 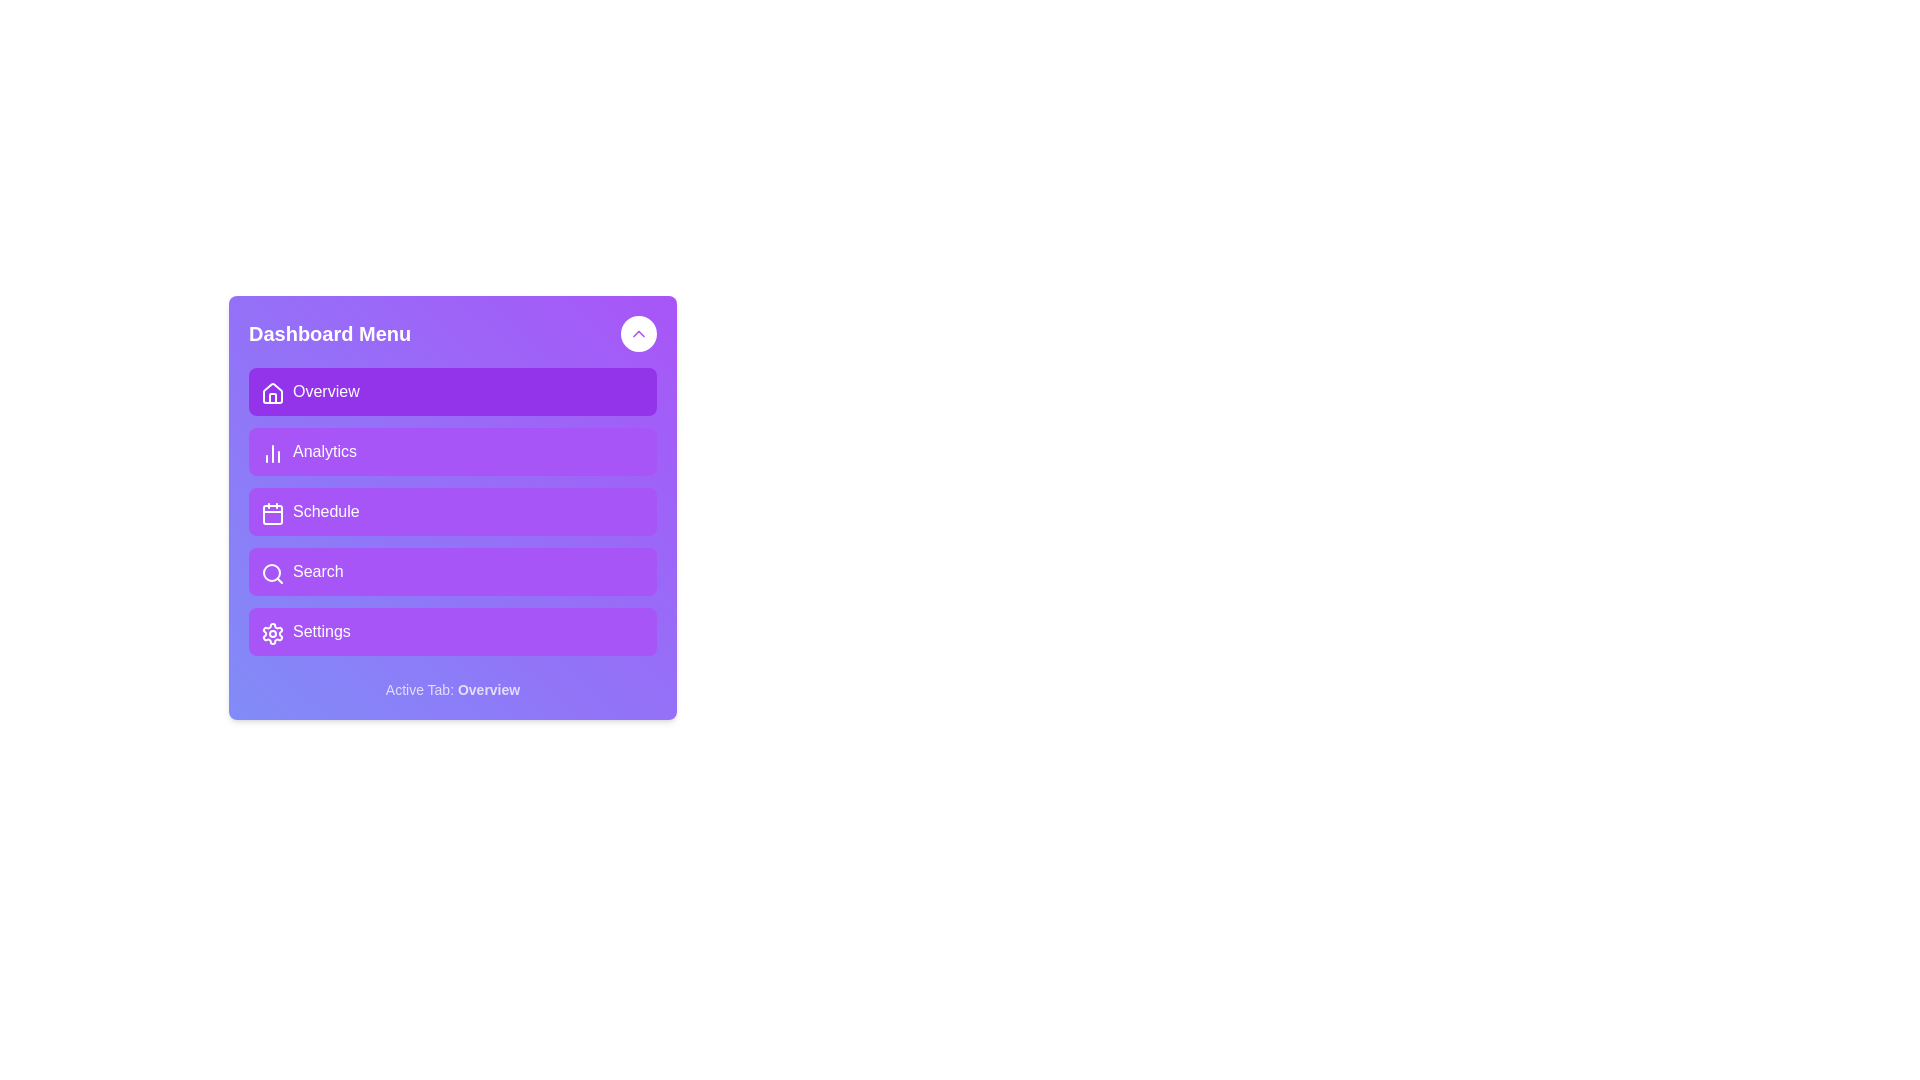 What do you see at coordinates (451, 571) in the screenshot?
I see `the search button located in the sidebar navigation menu` at bounding box center [451, 571].